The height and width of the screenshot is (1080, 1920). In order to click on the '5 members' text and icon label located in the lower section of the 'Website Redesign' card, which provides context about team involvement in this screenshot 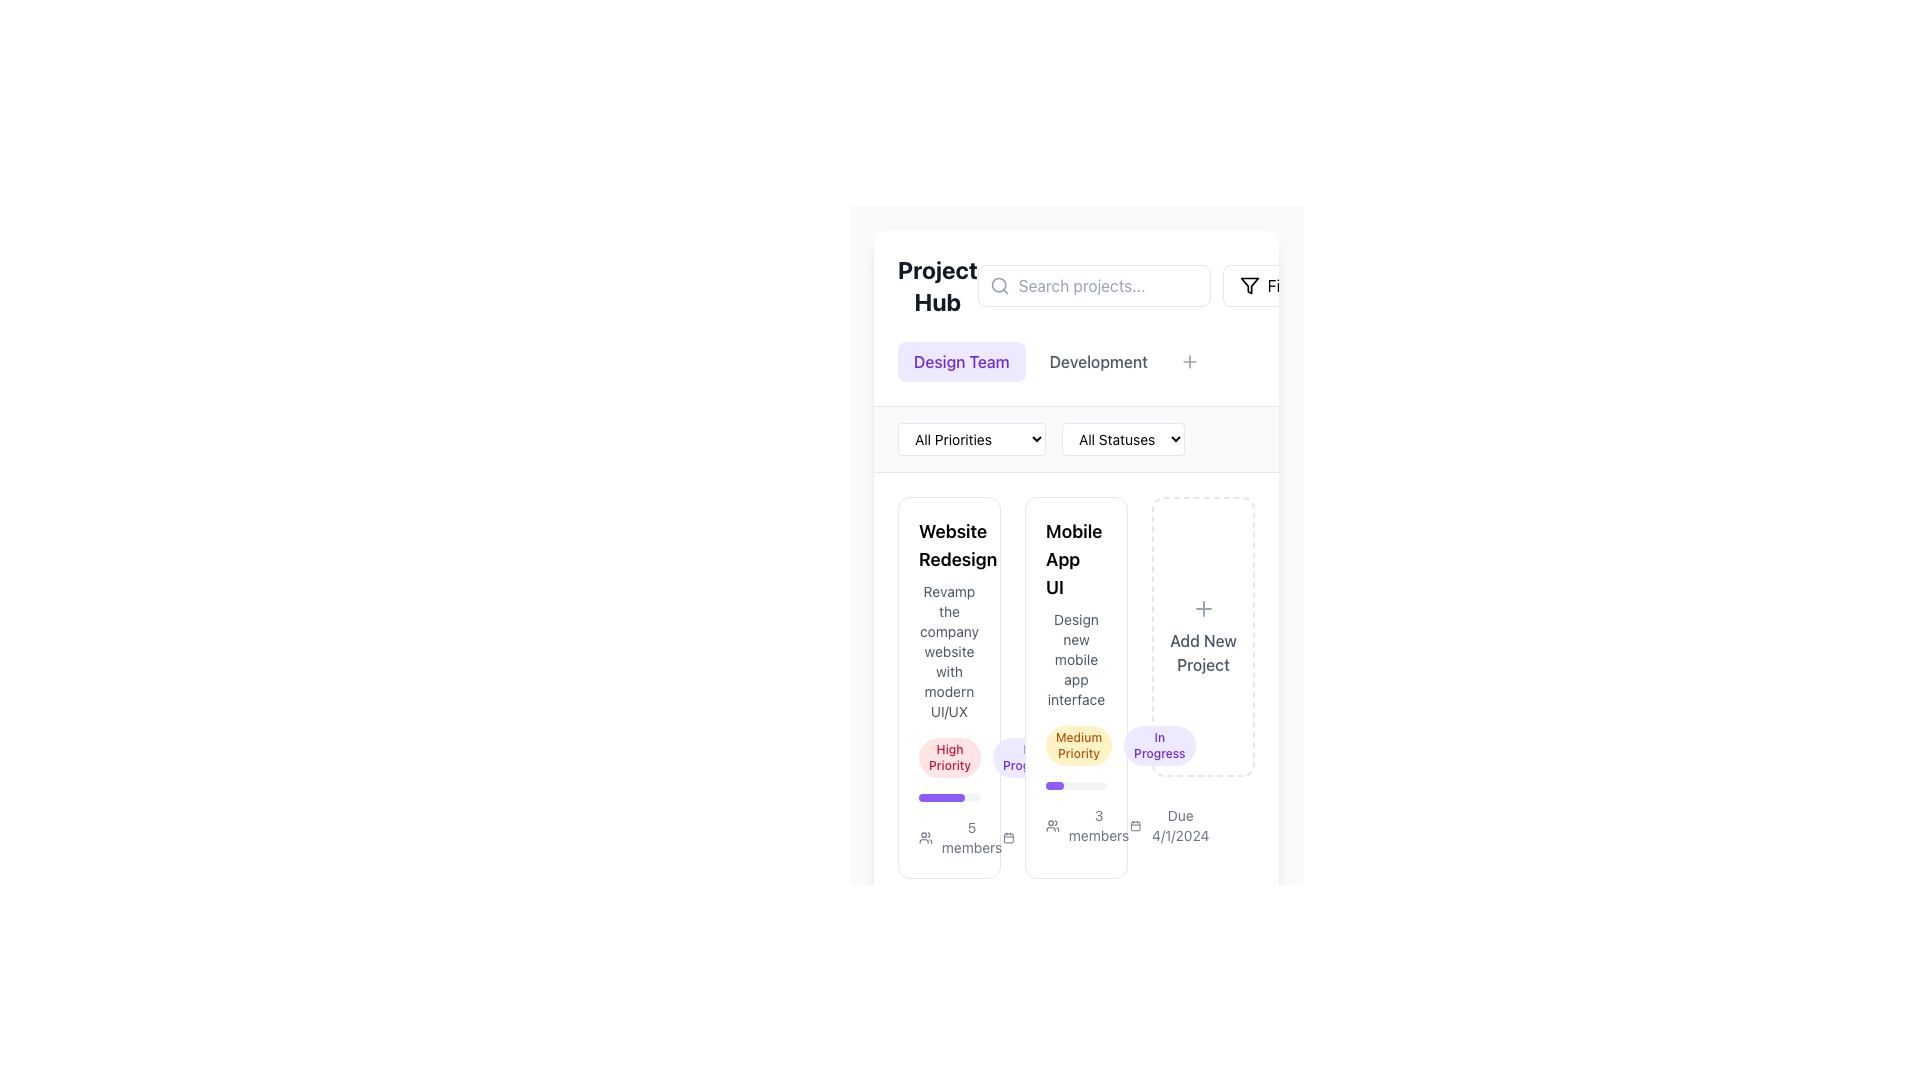, I will do `click(961, 837)`.